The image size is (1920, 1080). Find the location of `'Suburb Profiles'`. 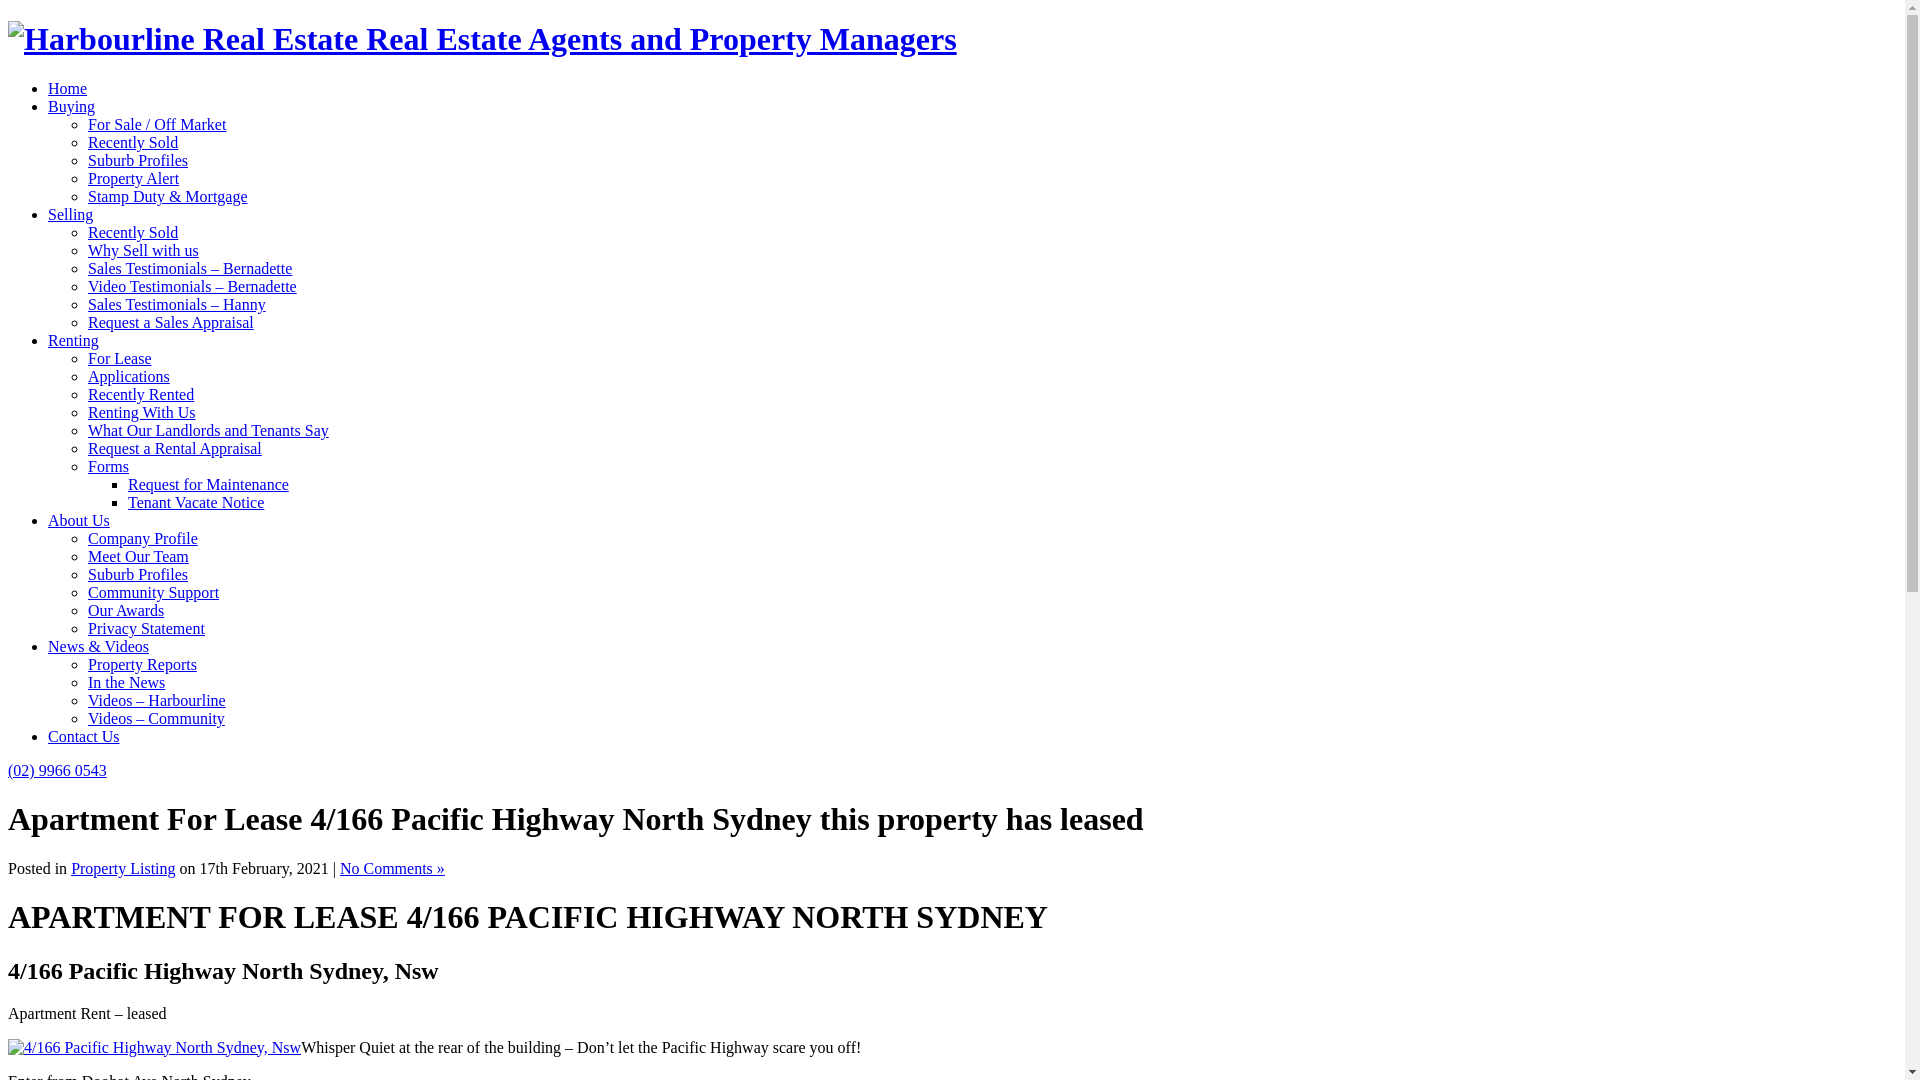

'Suburb Profiles' is located at coordinates (137, 574).